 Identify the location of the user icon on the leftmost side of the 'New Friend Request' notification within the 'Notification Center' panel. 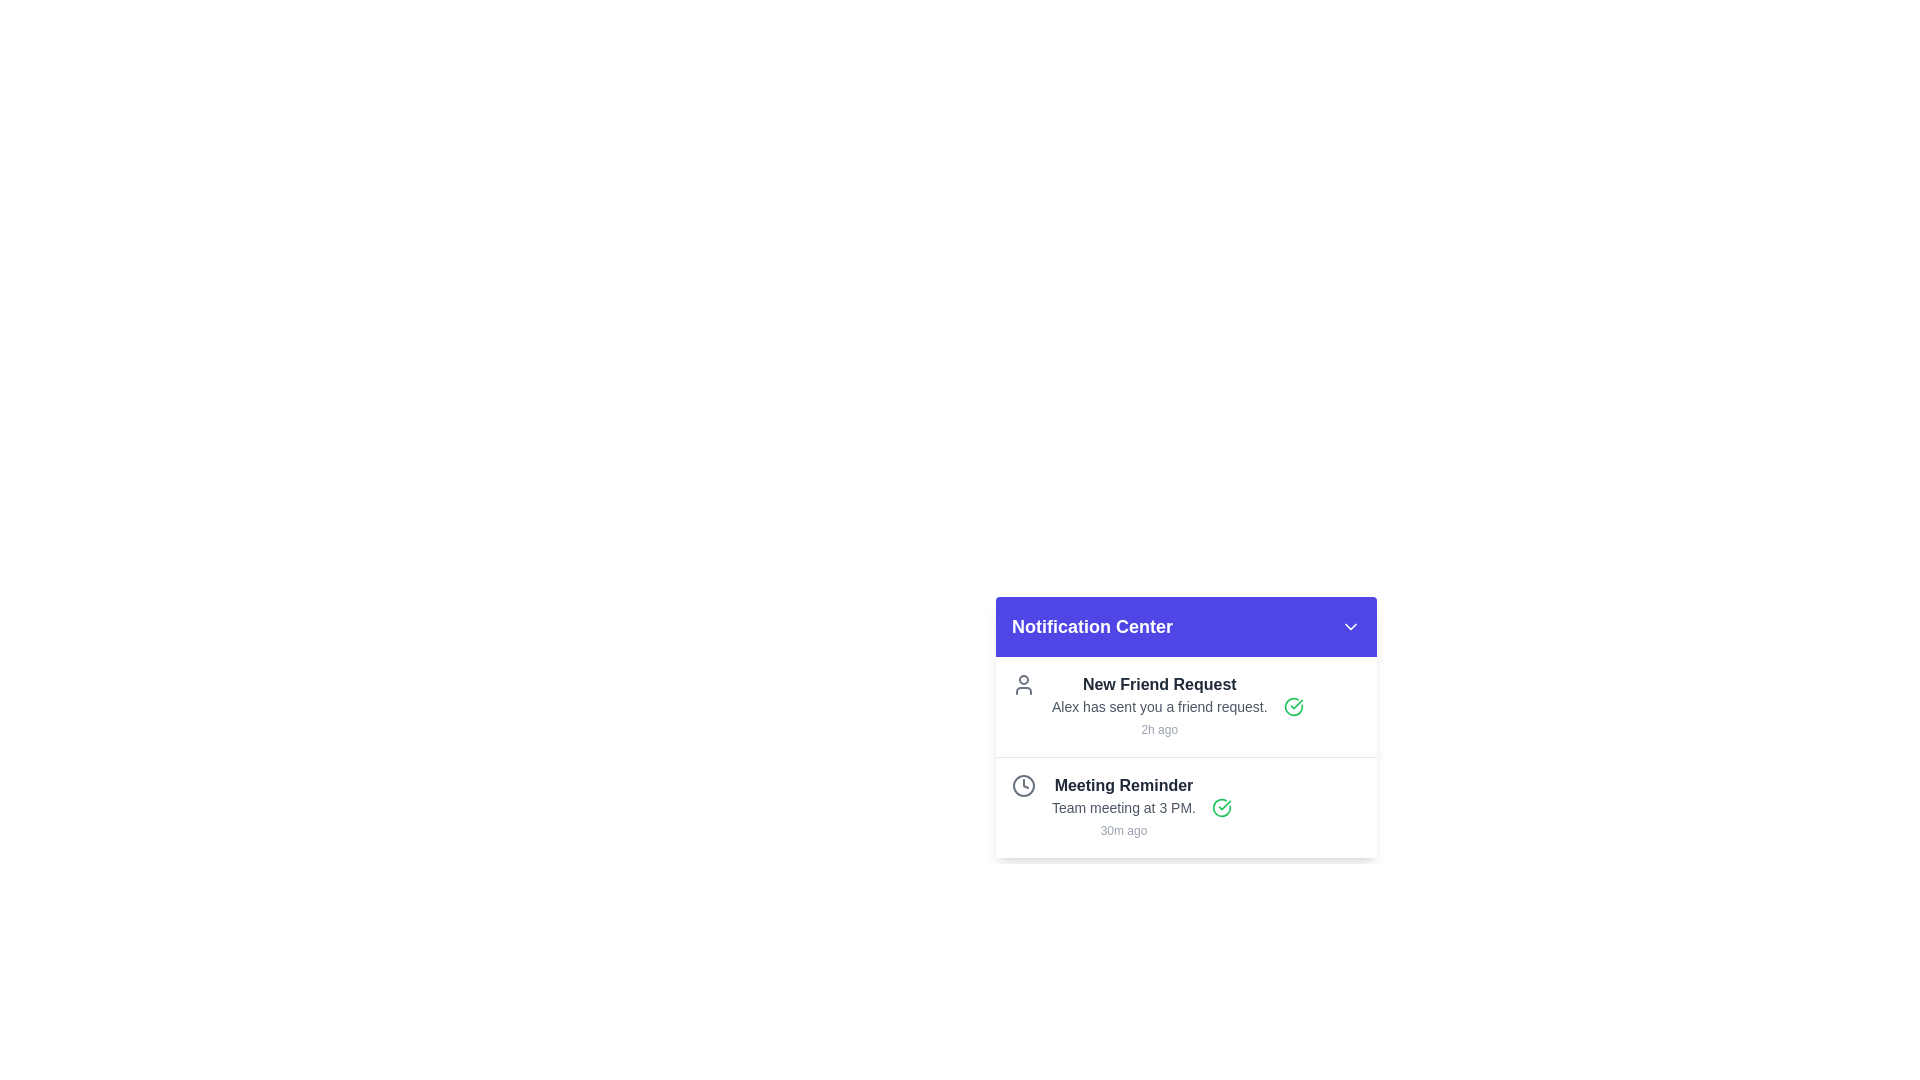
(1023, 684).